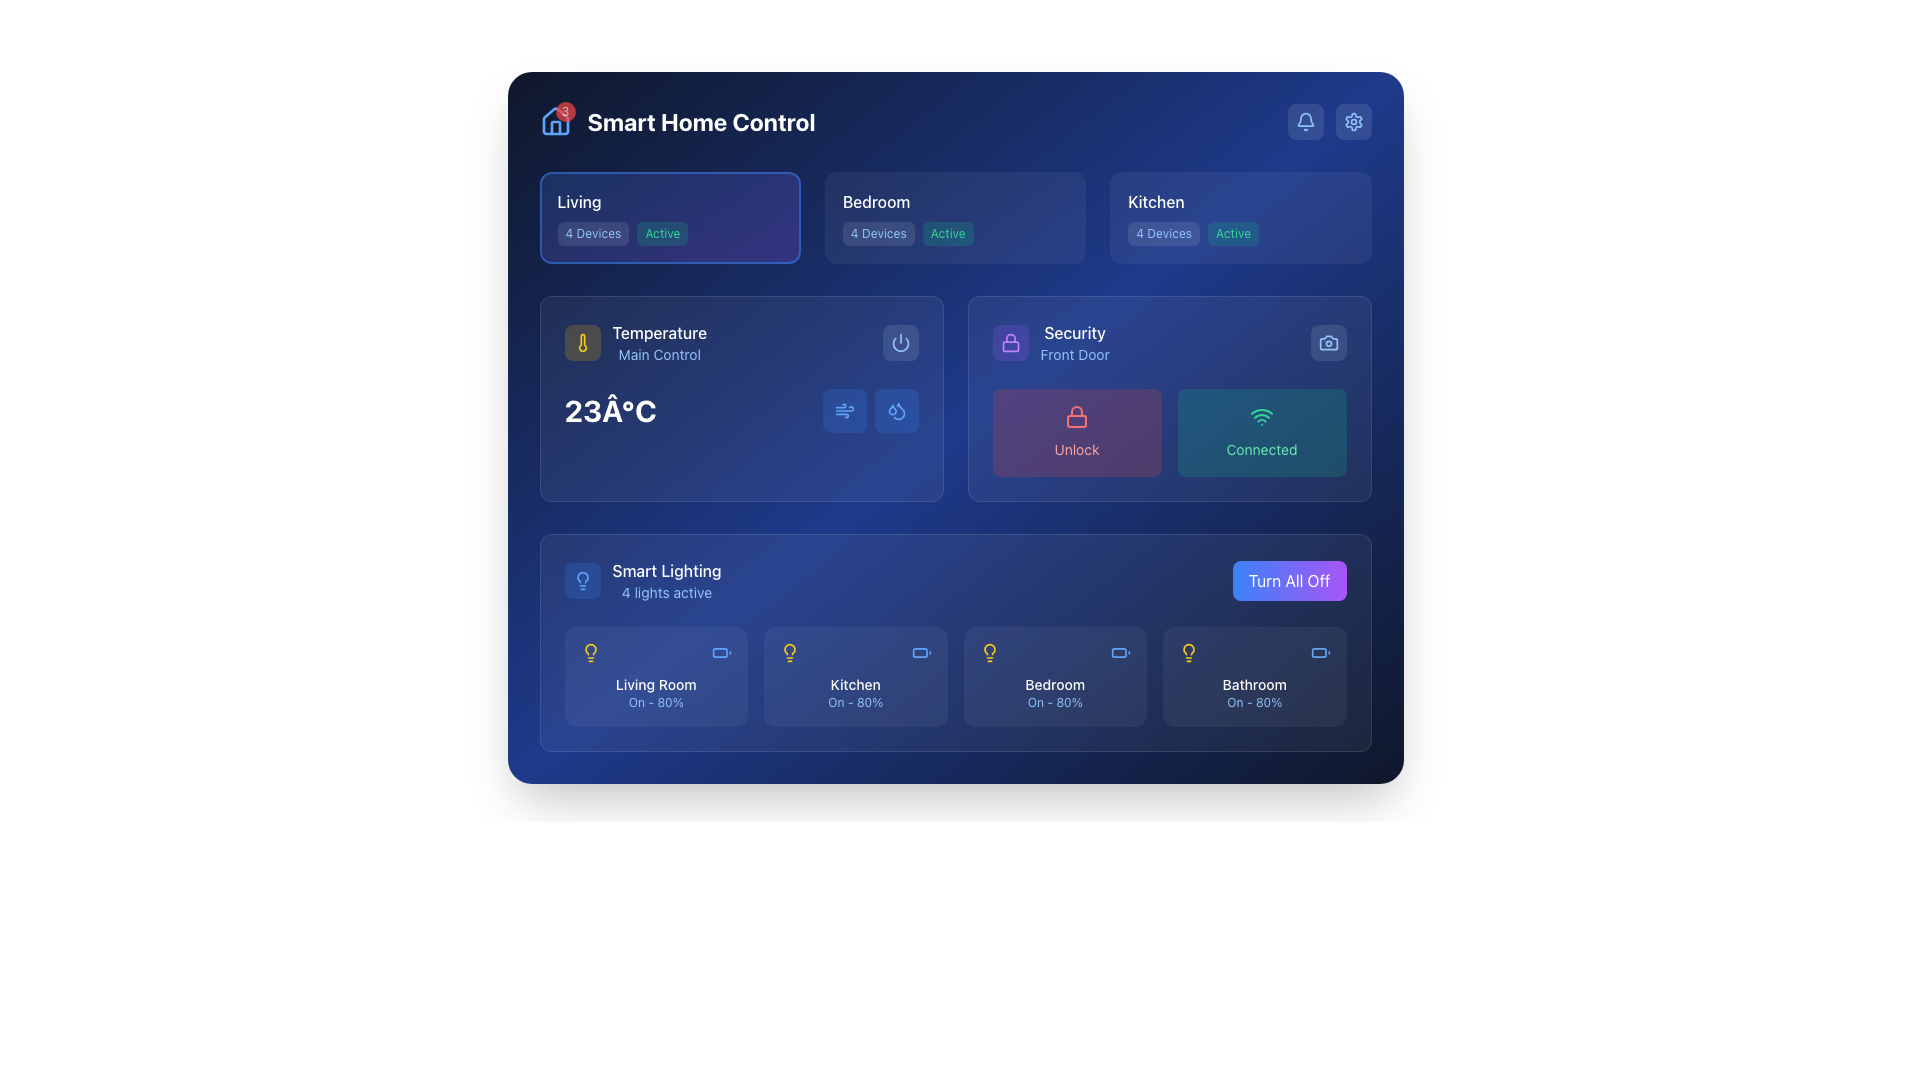 Image resolution: width=1920 pixels, height=1080 pixels. What do you see at coordinates (1253, 676) in the screenshot?
I see `the interactive card representing the 'Bathroom' lighting device, which indicates it is 'On' with 80% intensity` at bounding box center [1253, 676].